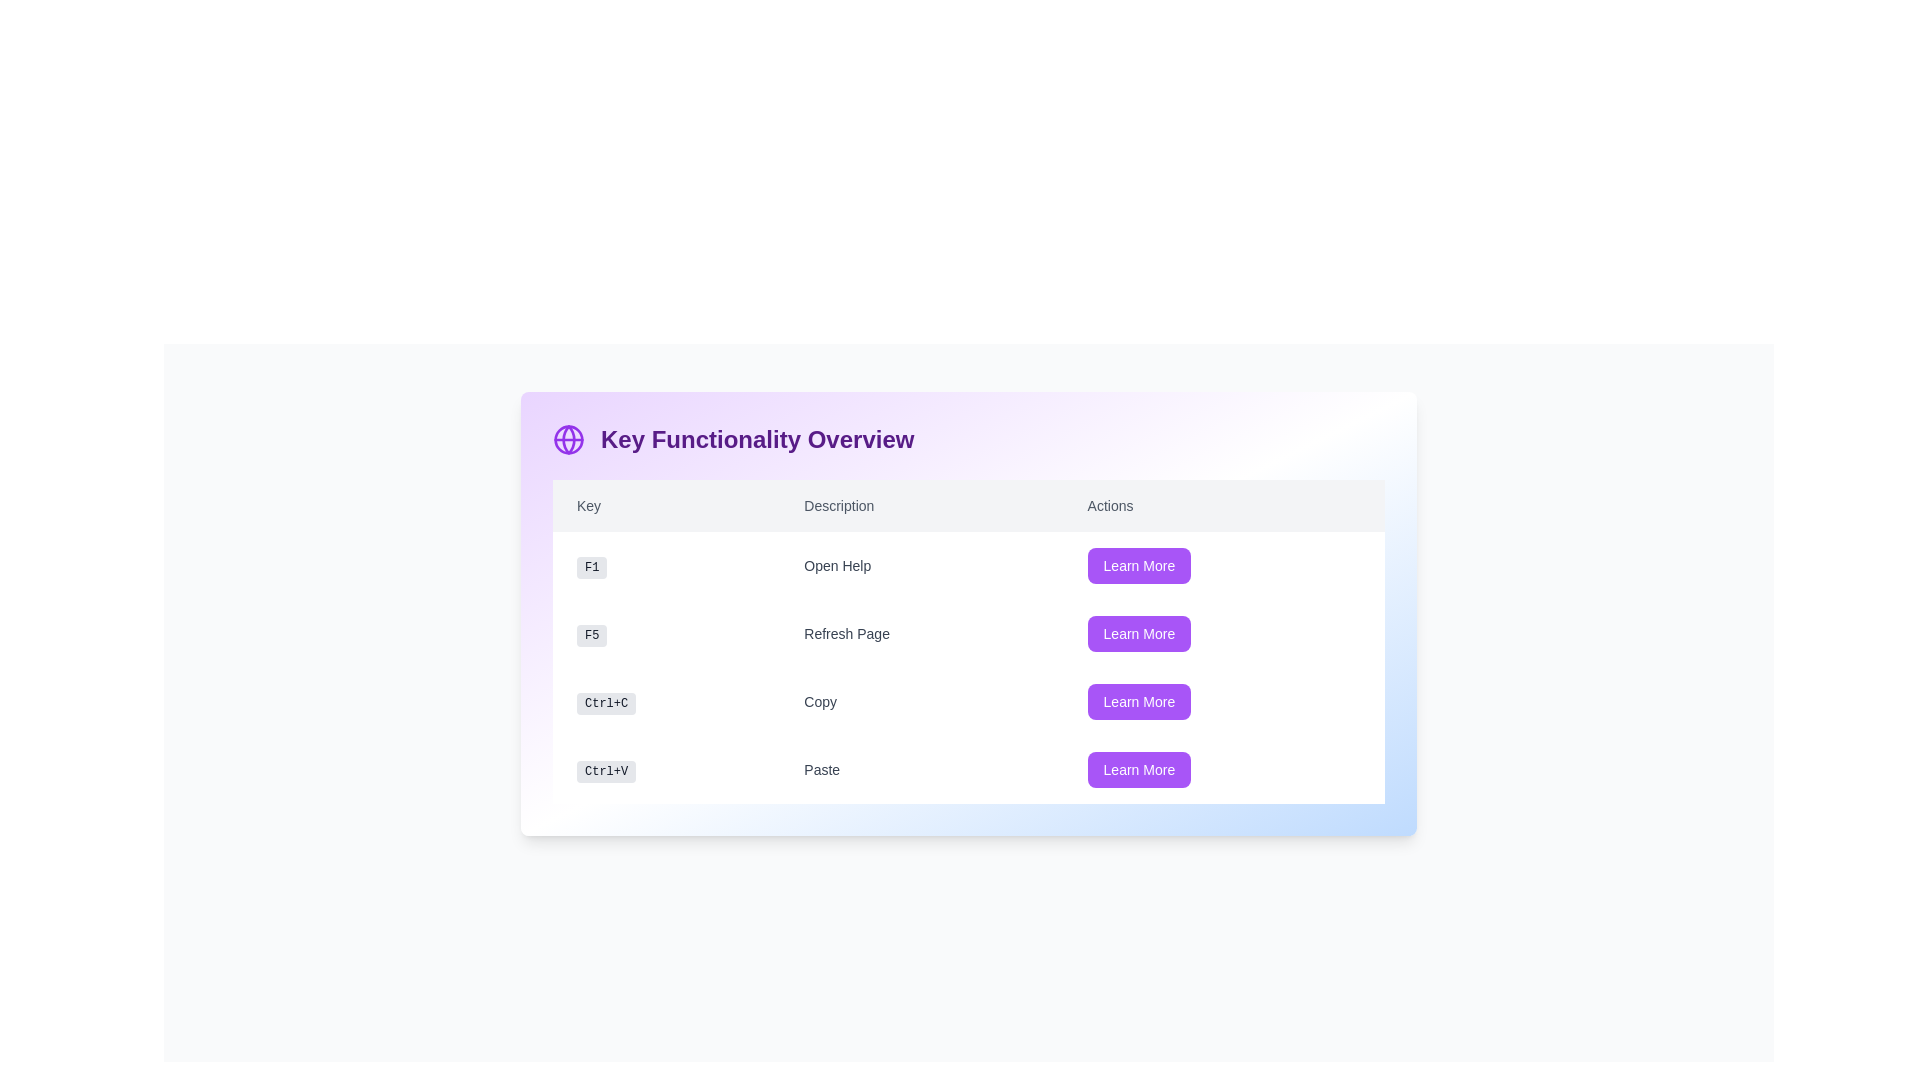 The height and width of the screenshot is (1080, 1920). I want to click on the 'Learn More' button located in the third row of the table, which describes the 'Copy' functionality and is situated between the 'F5 - Refresh Page' and 'Ctrl+V - Paste' rows, so click(969, 701).